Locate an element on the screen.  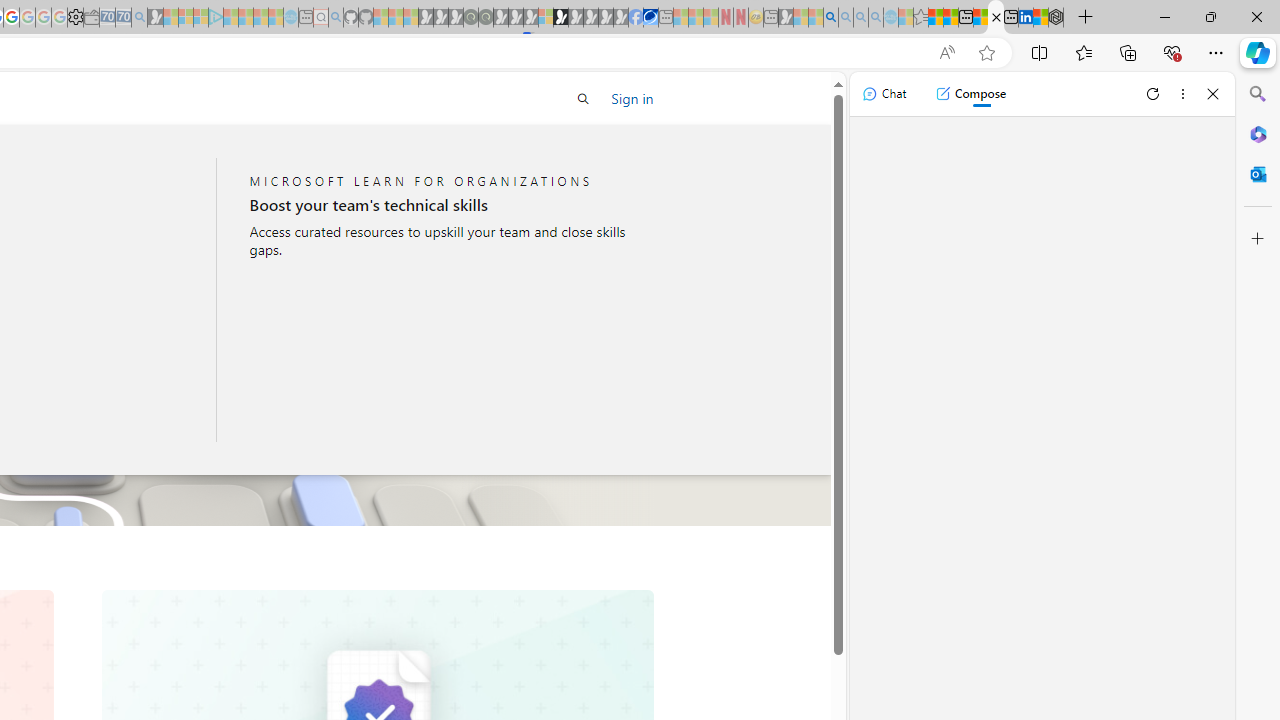
'Bing AI - Search' is located at coordinates (831, 17).